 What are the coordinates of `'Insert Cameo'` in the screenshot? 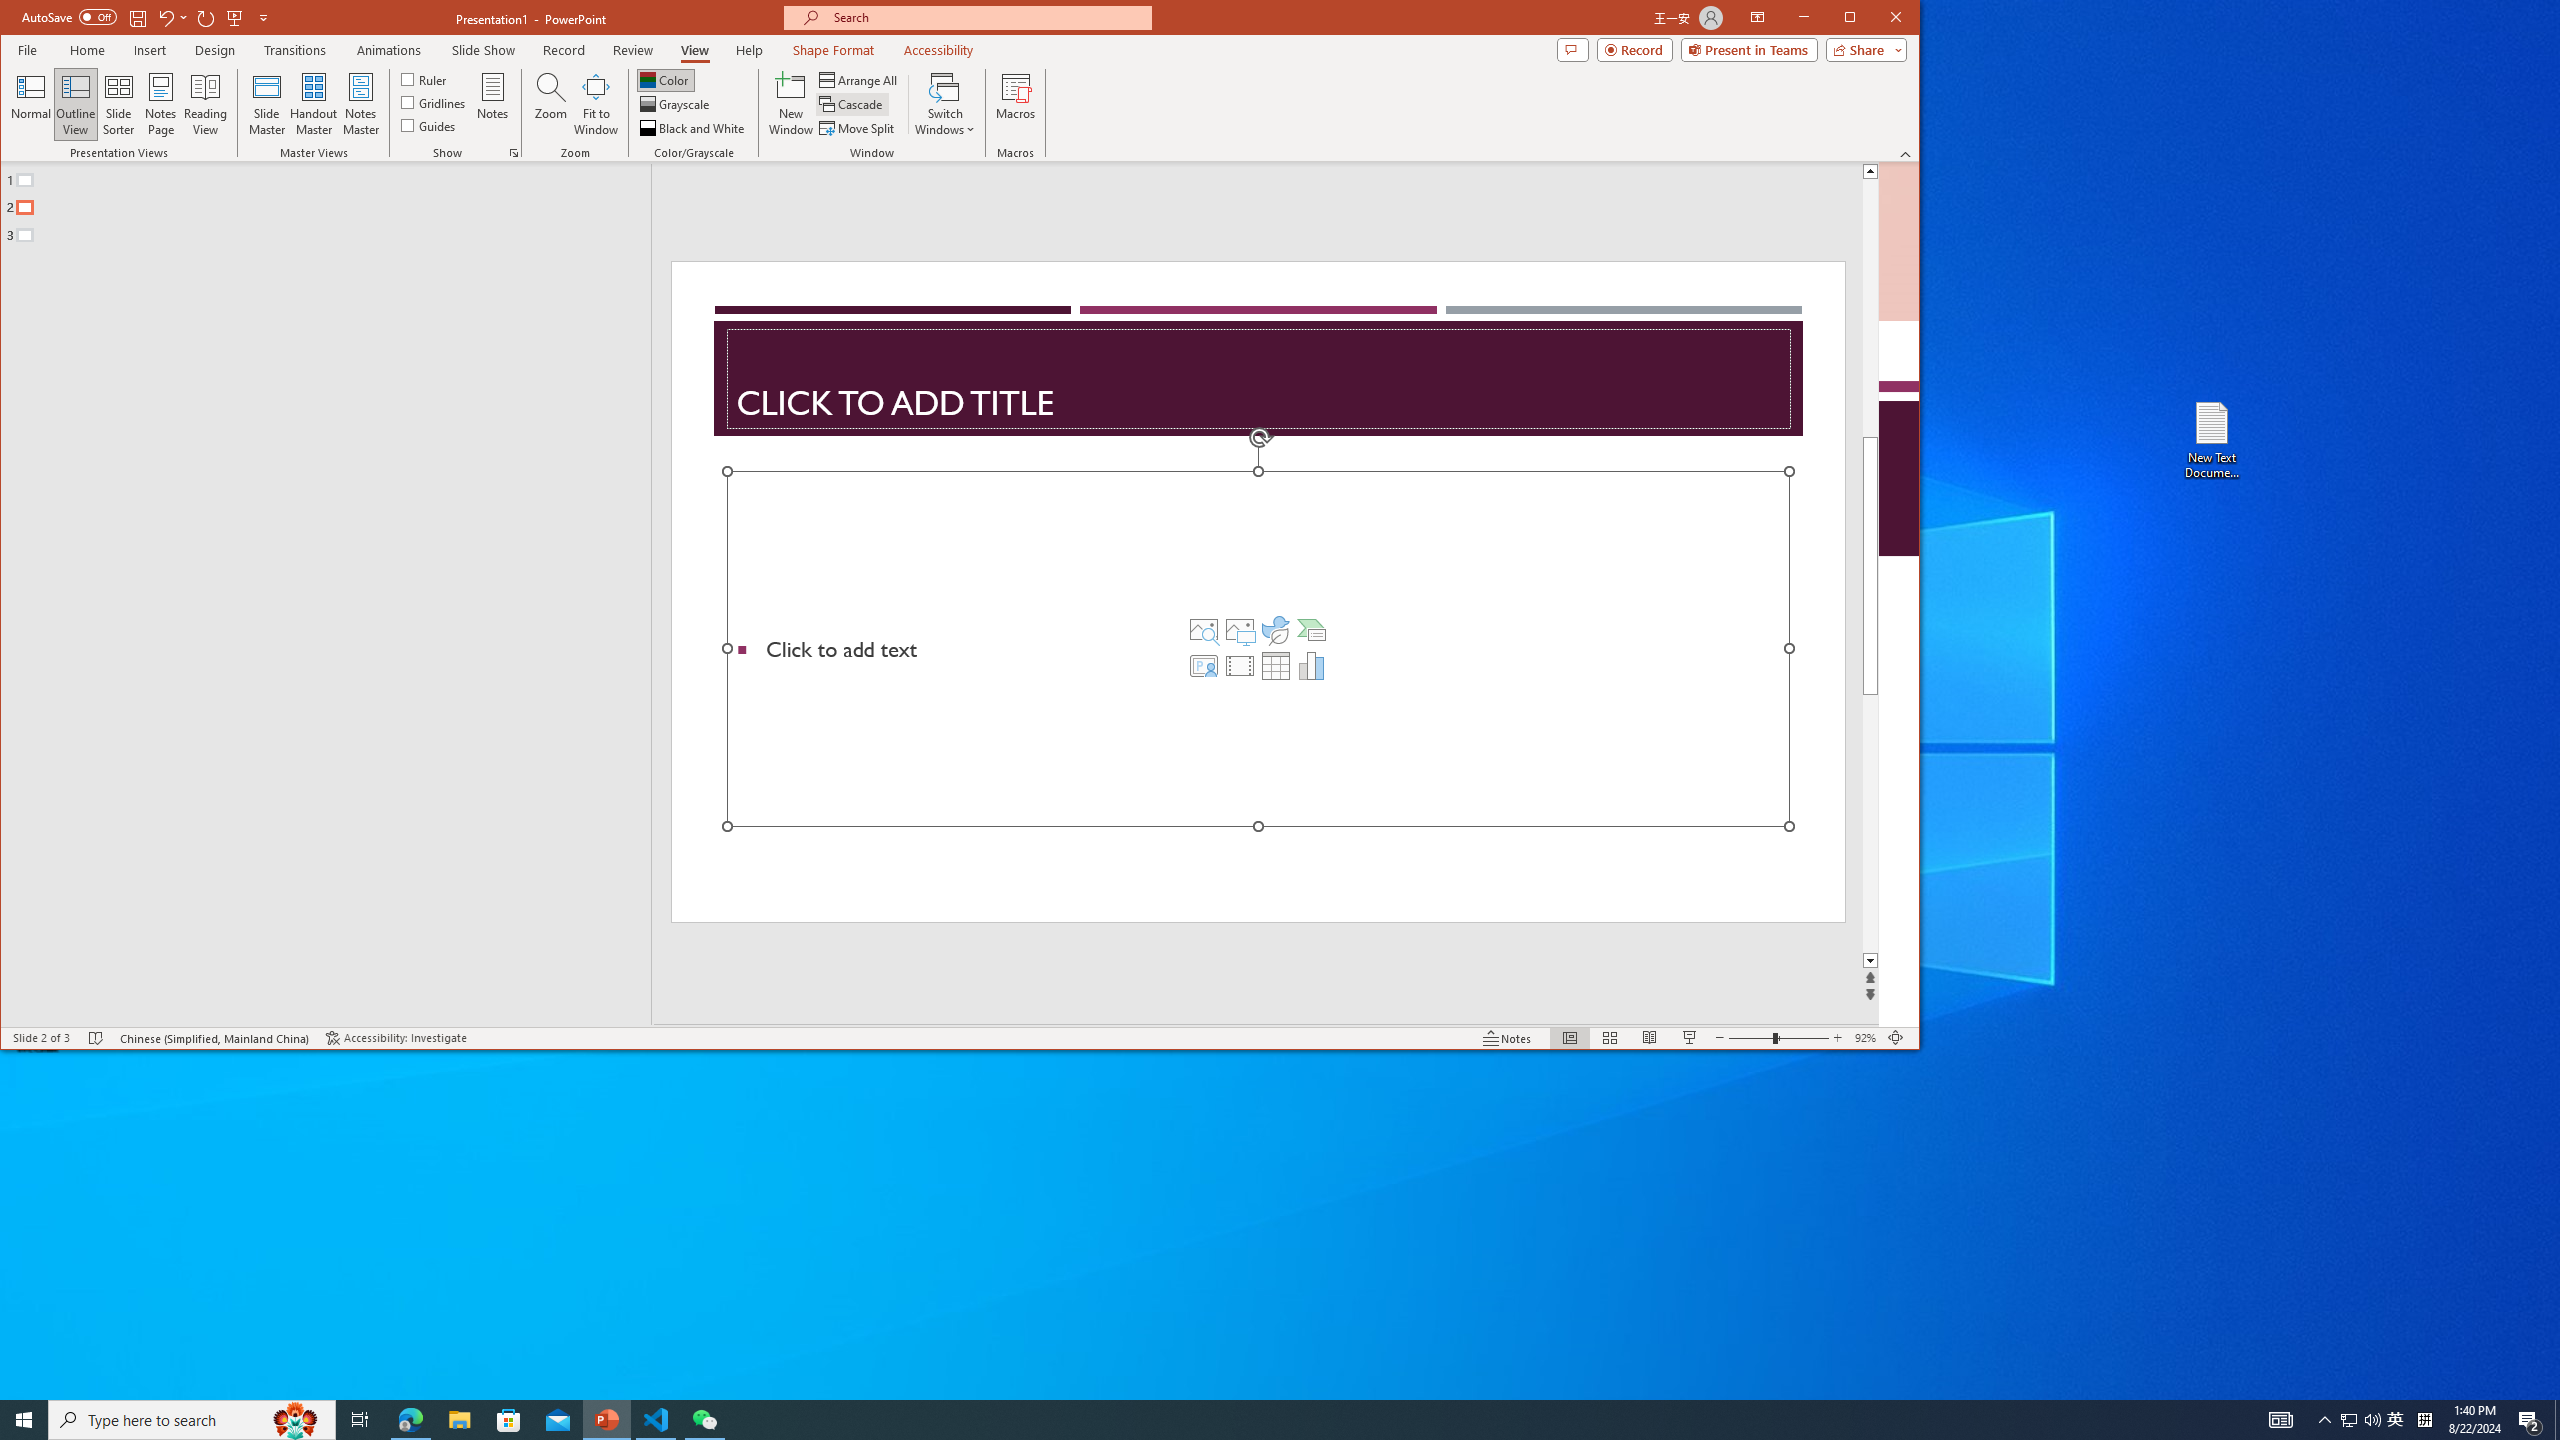 It's located at (1203, 666).